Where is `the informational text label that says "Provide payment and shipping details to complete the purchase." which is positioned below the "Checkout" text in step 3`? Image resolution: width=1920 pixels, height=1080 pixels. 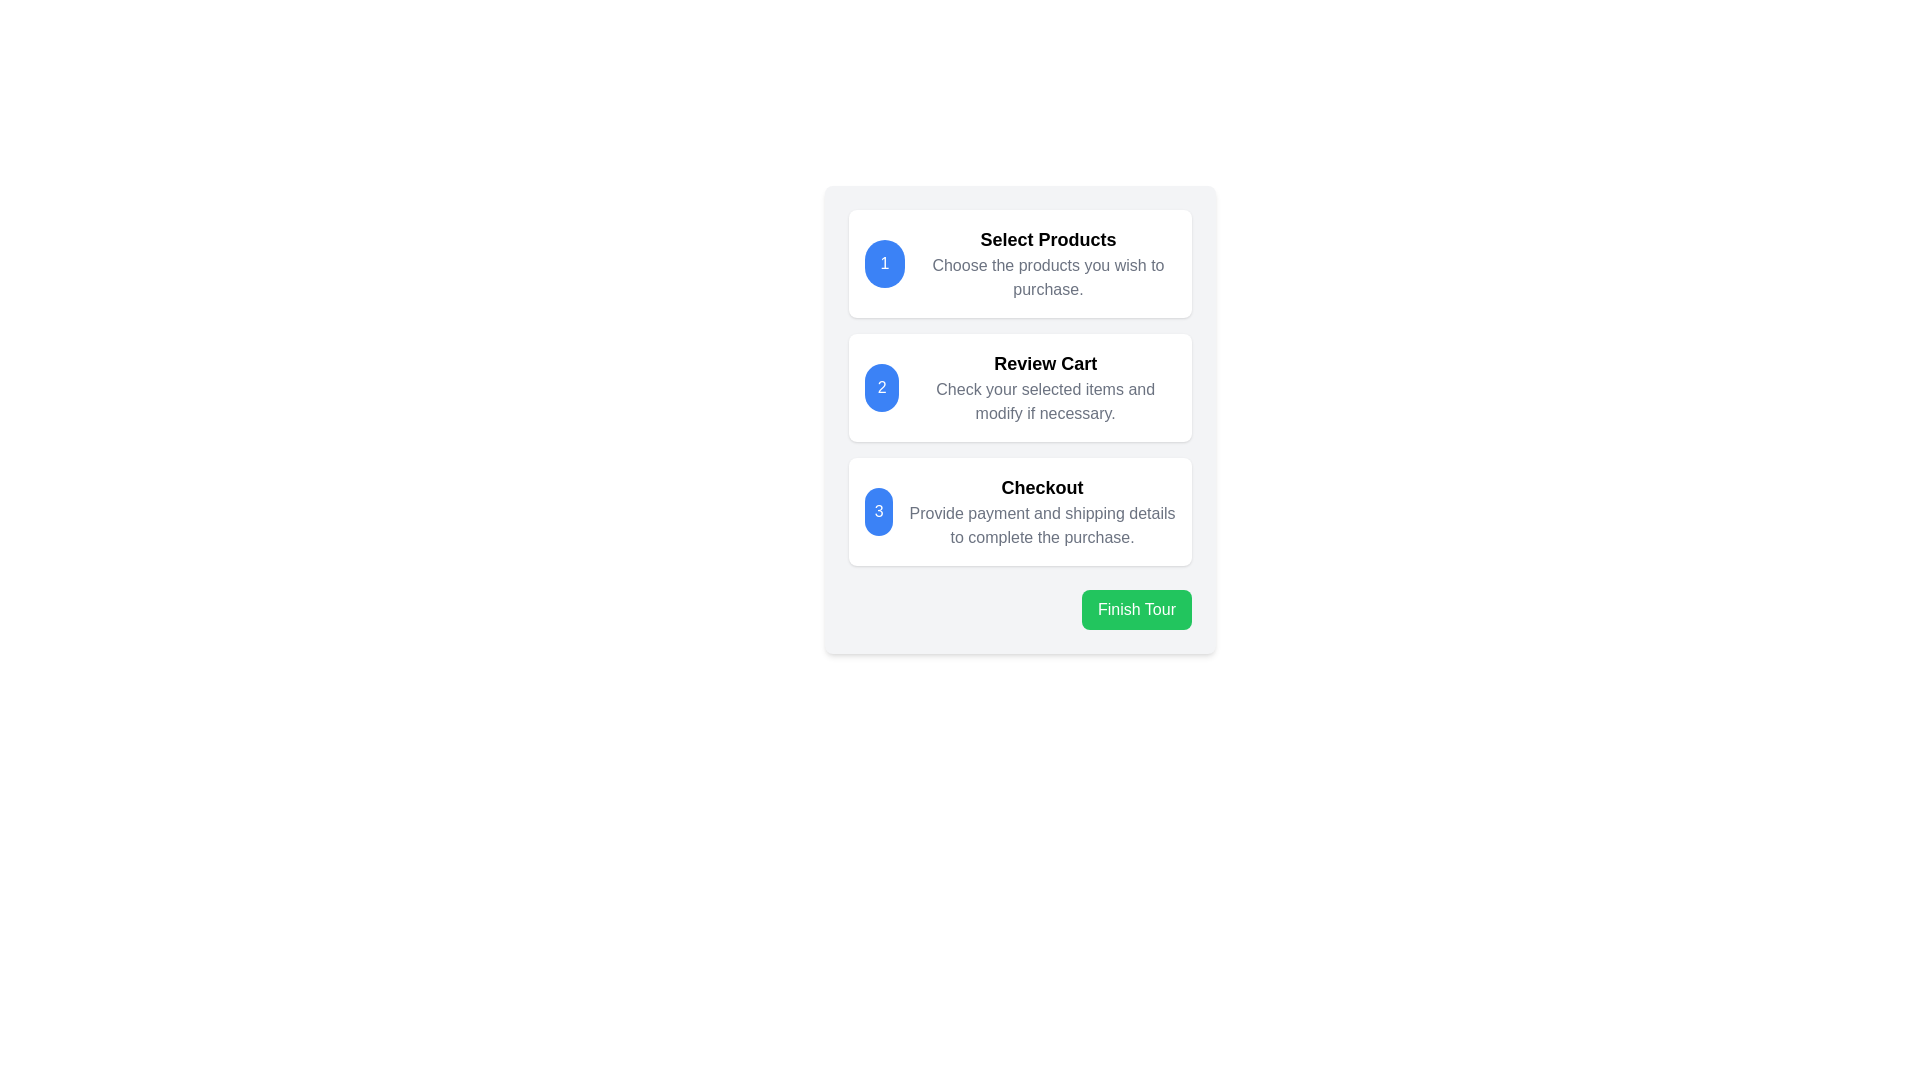 the informational text label that says "Provide payment and shipping details to complete the purchase." which is positioned below the "Checkout" text in step 3 is located at coordinates (1041, 524).